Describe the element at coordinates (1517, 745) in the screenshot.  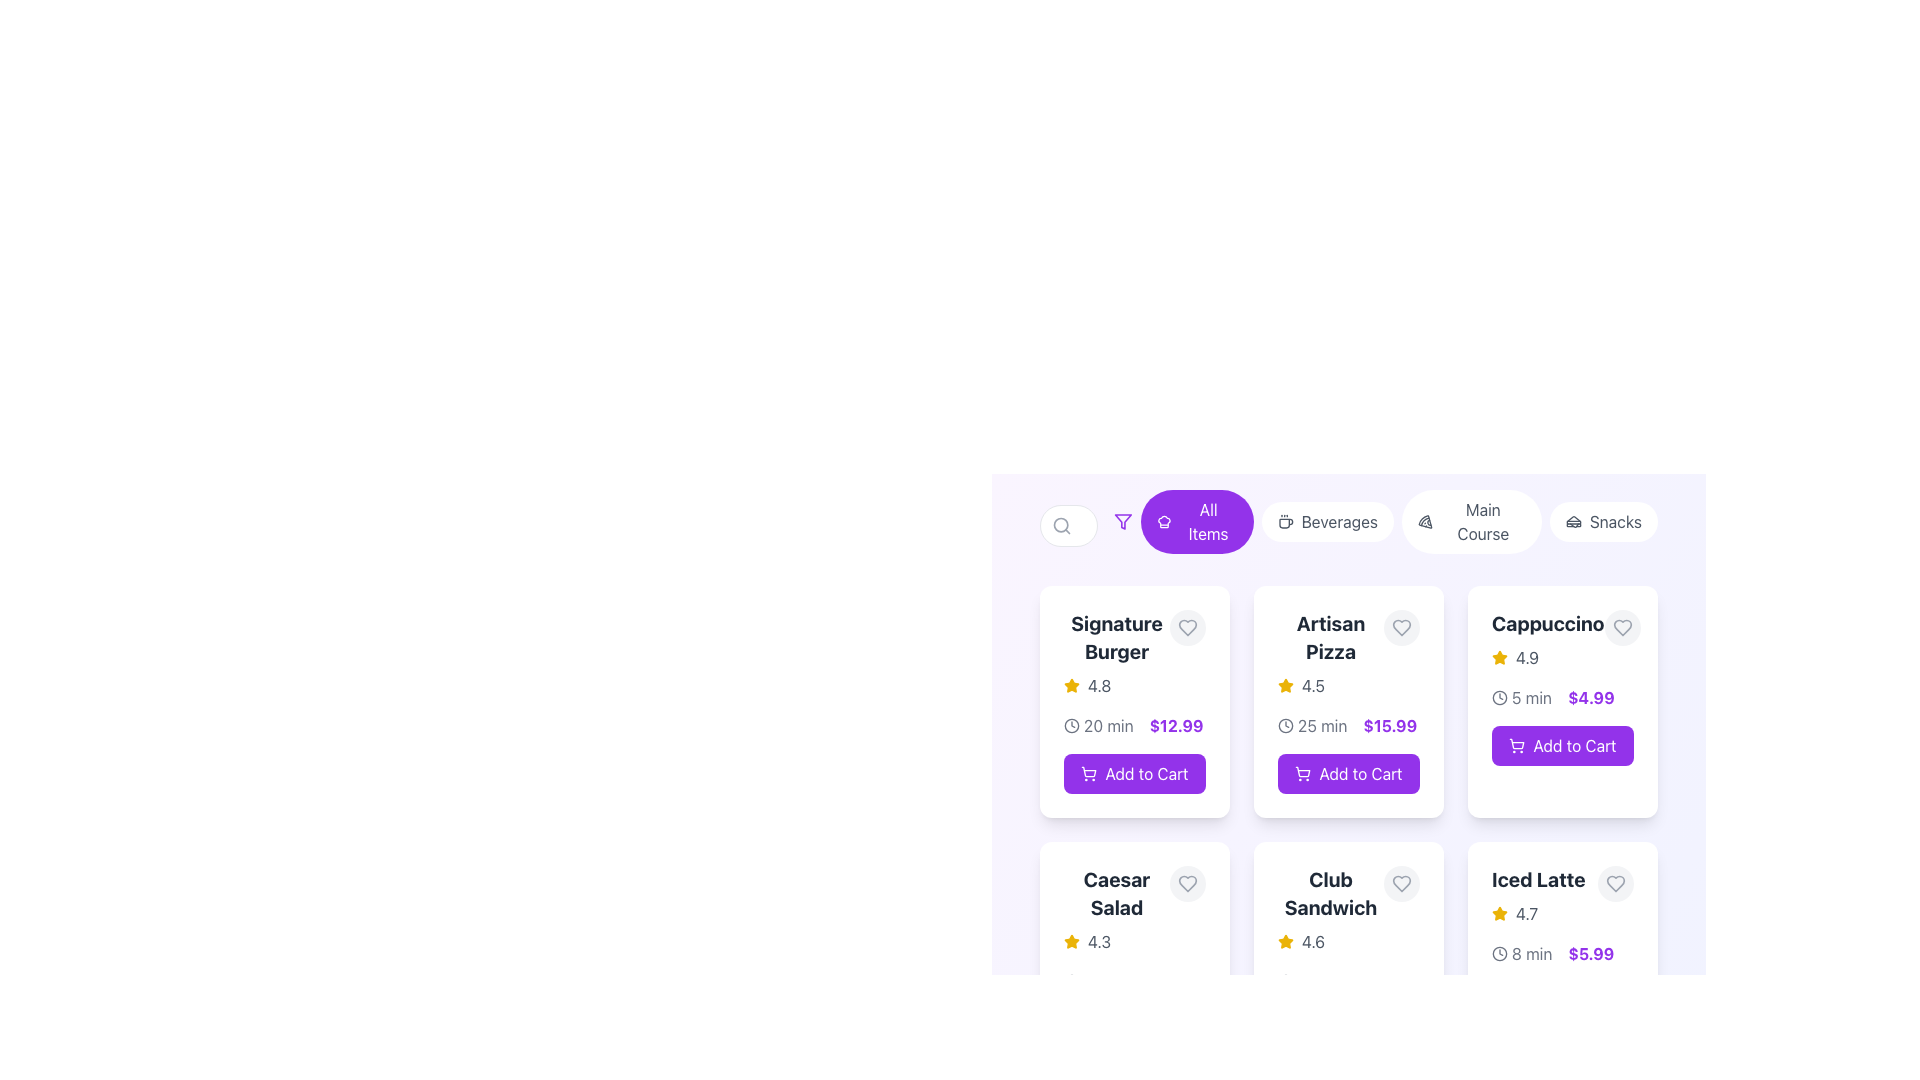
I see `the shopping cart icon within the 'Add to Cart' button, which has a purple background and is located at the bottom section of the 'Cappuccino' card` at that location.